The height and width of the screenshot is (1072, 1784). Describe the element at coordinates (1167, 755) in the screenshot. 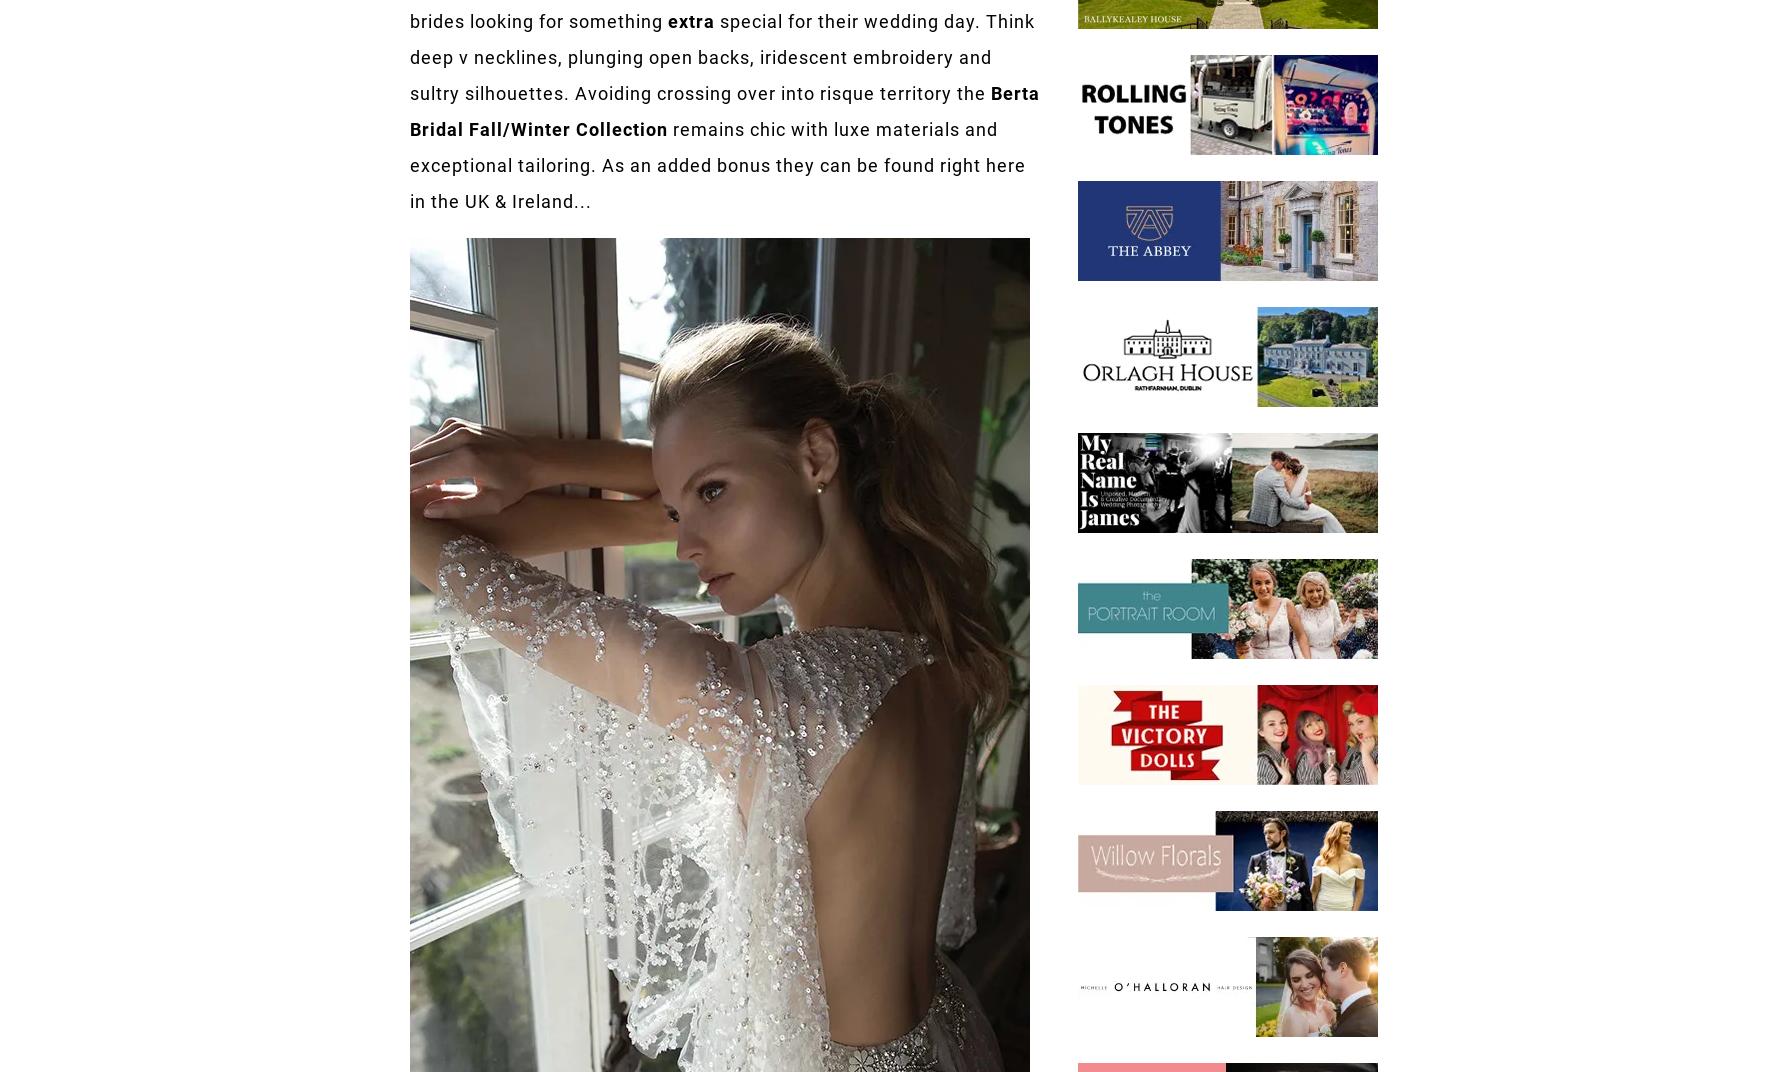

I see `'hello@onefabday.com'` at that location.